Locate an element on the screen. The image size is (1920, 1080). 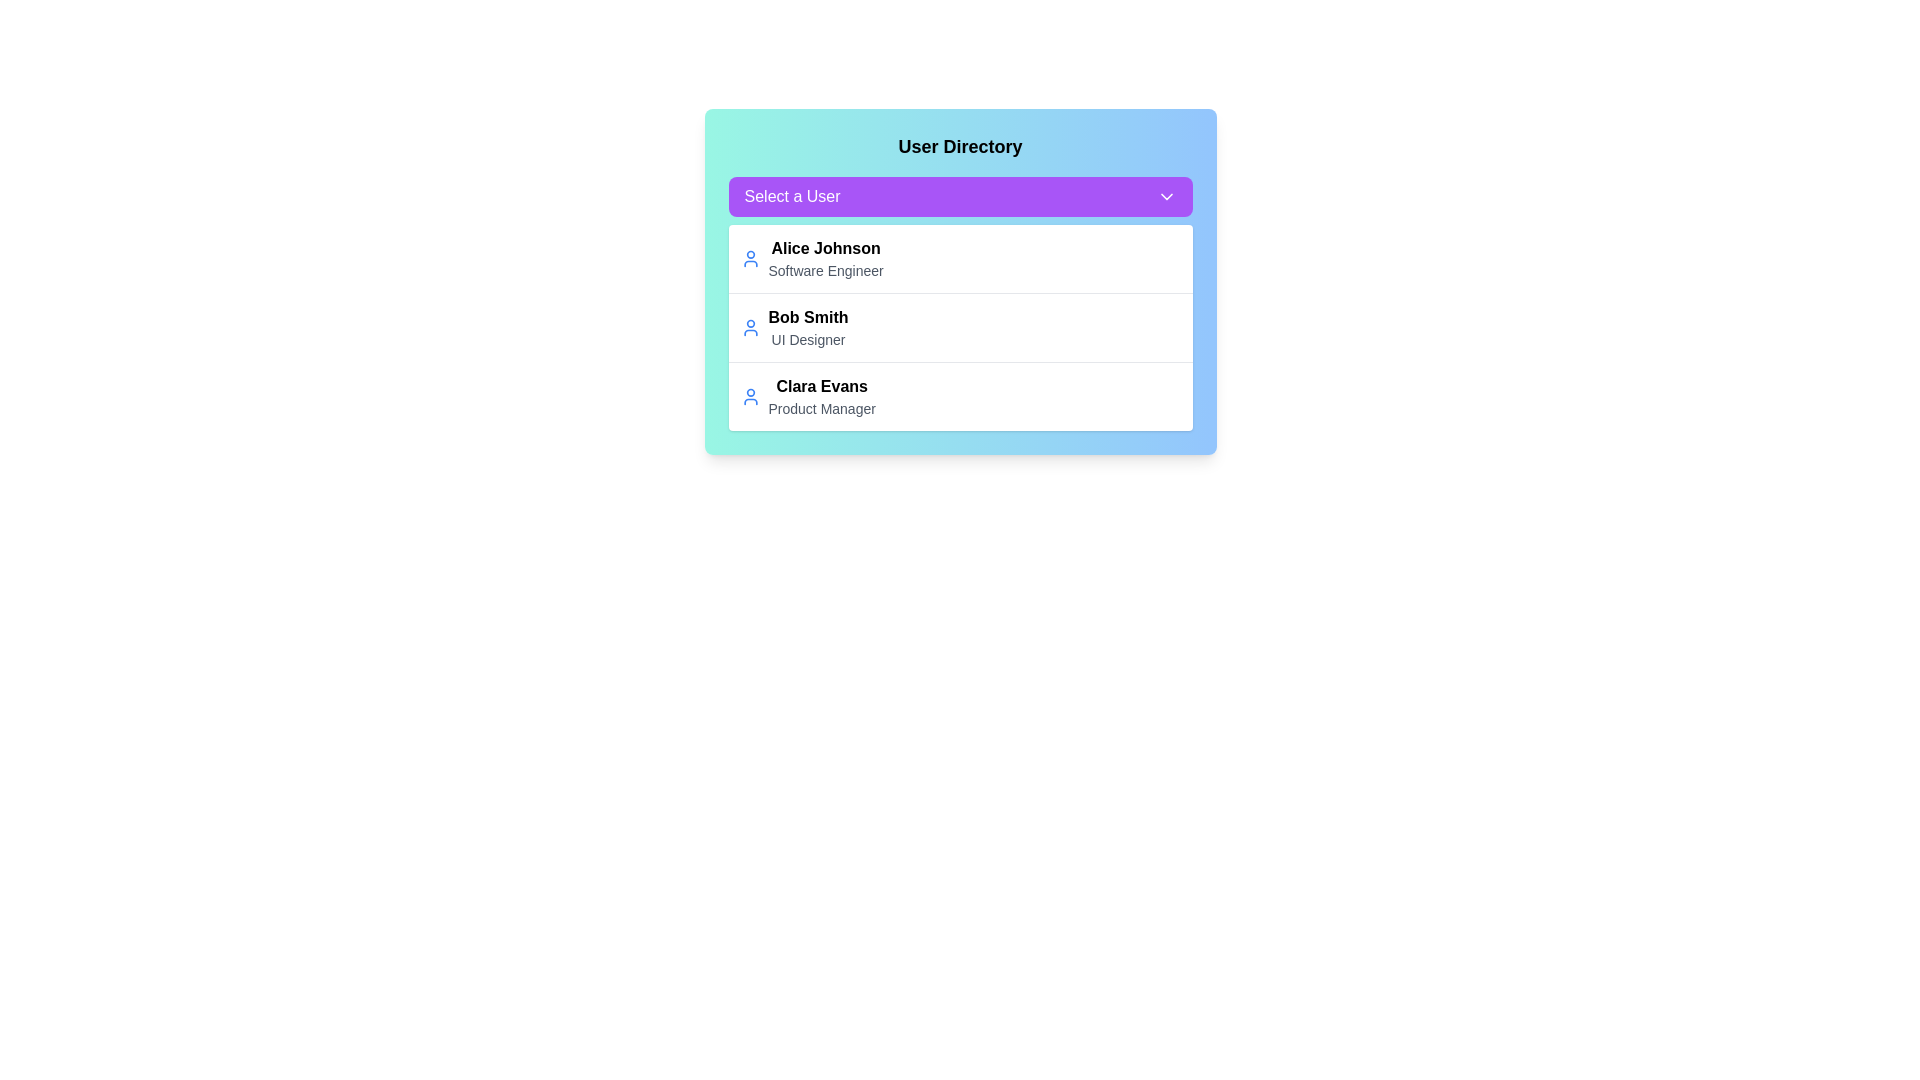
the user entry 'Bob Smith' in the directory list is located at coordinates (960, 326).